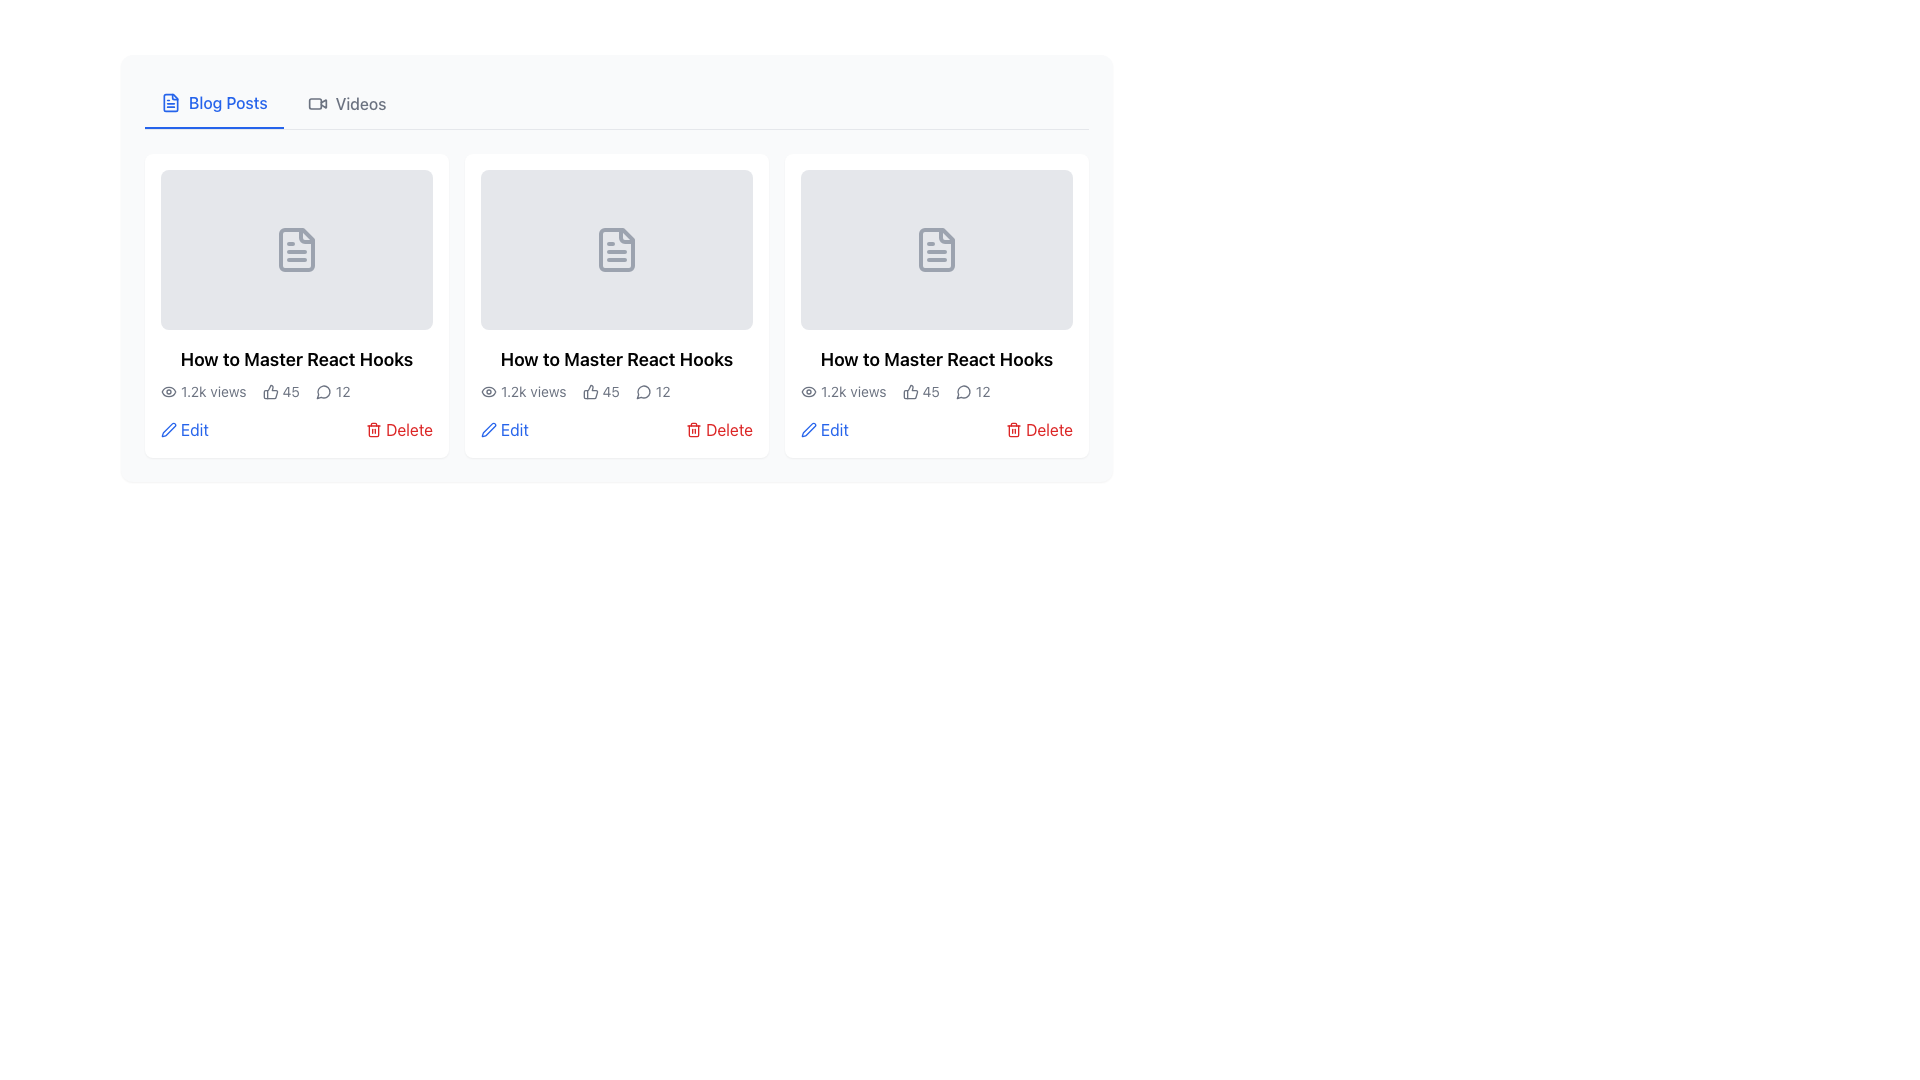 This screenshot has width=1920, height=1080. I want to click on the circular speech bubble icon, which is the third icon in the sequence of interactive elements below the title of the card, so click(323, 392).